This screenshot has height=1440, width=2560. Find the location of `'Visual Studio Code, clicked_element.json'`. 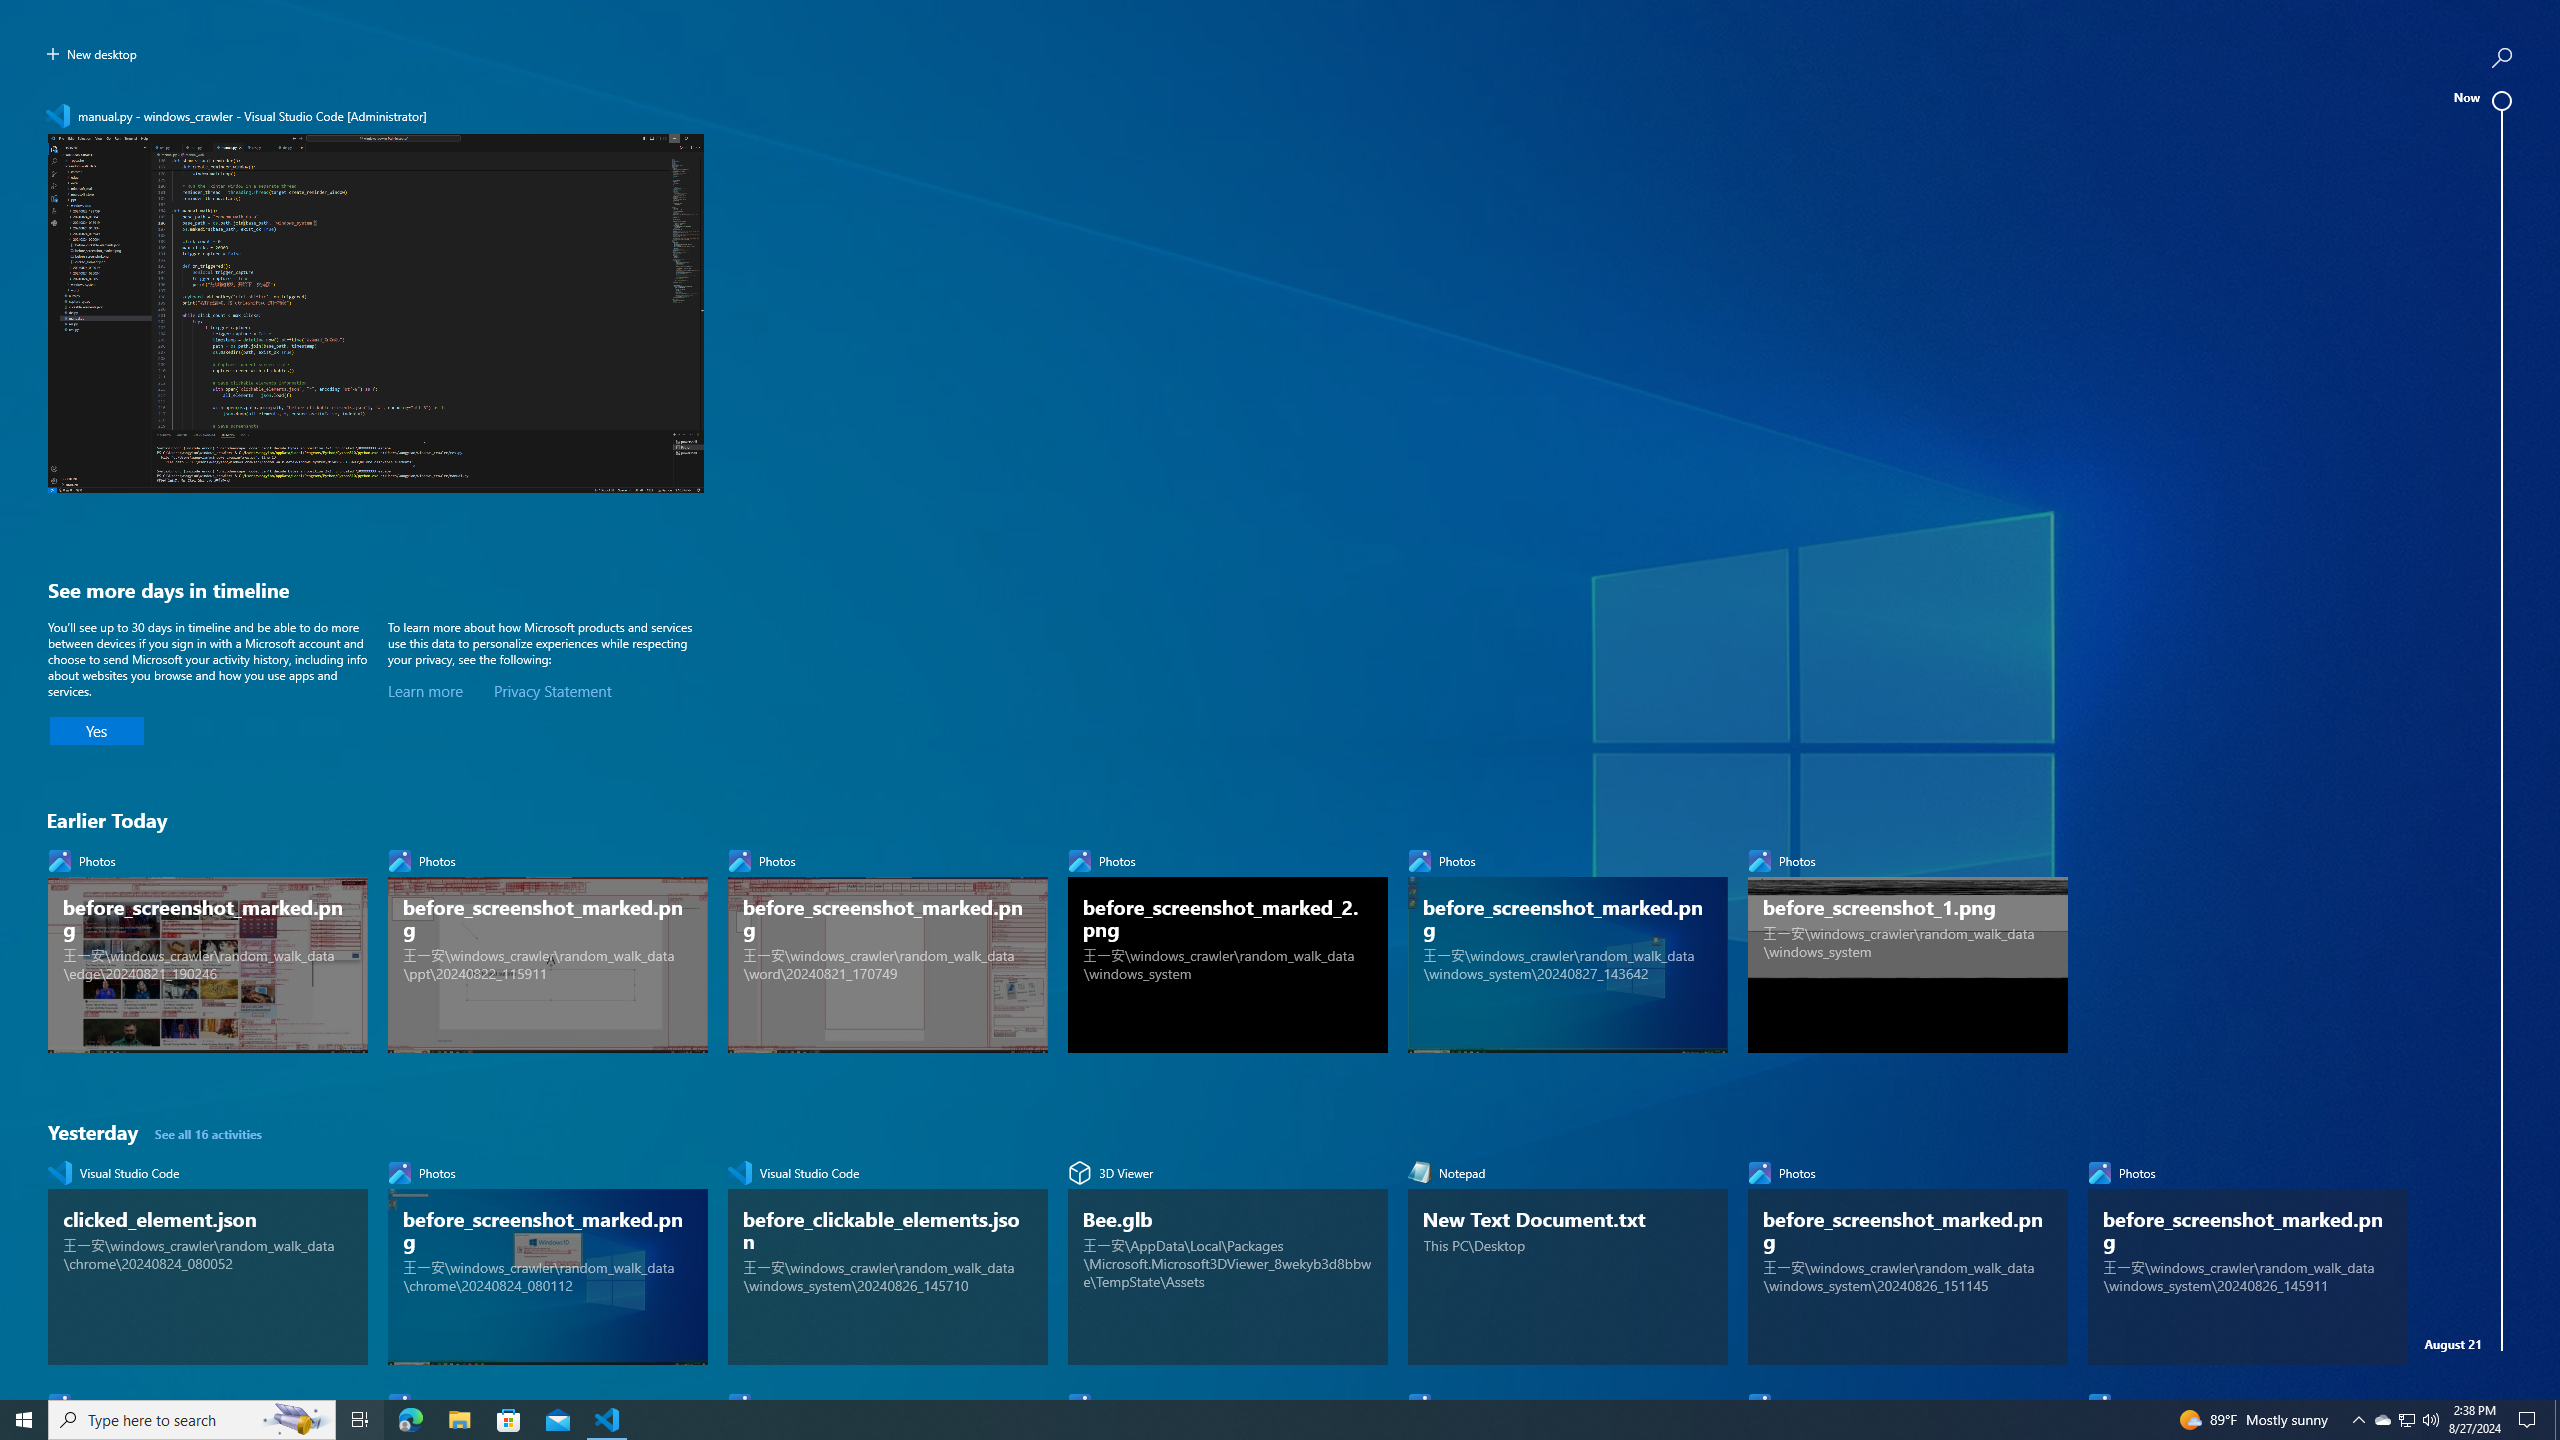

'Visual Studio Code, clicked_element.json' is located at coordinates (207, 1259).